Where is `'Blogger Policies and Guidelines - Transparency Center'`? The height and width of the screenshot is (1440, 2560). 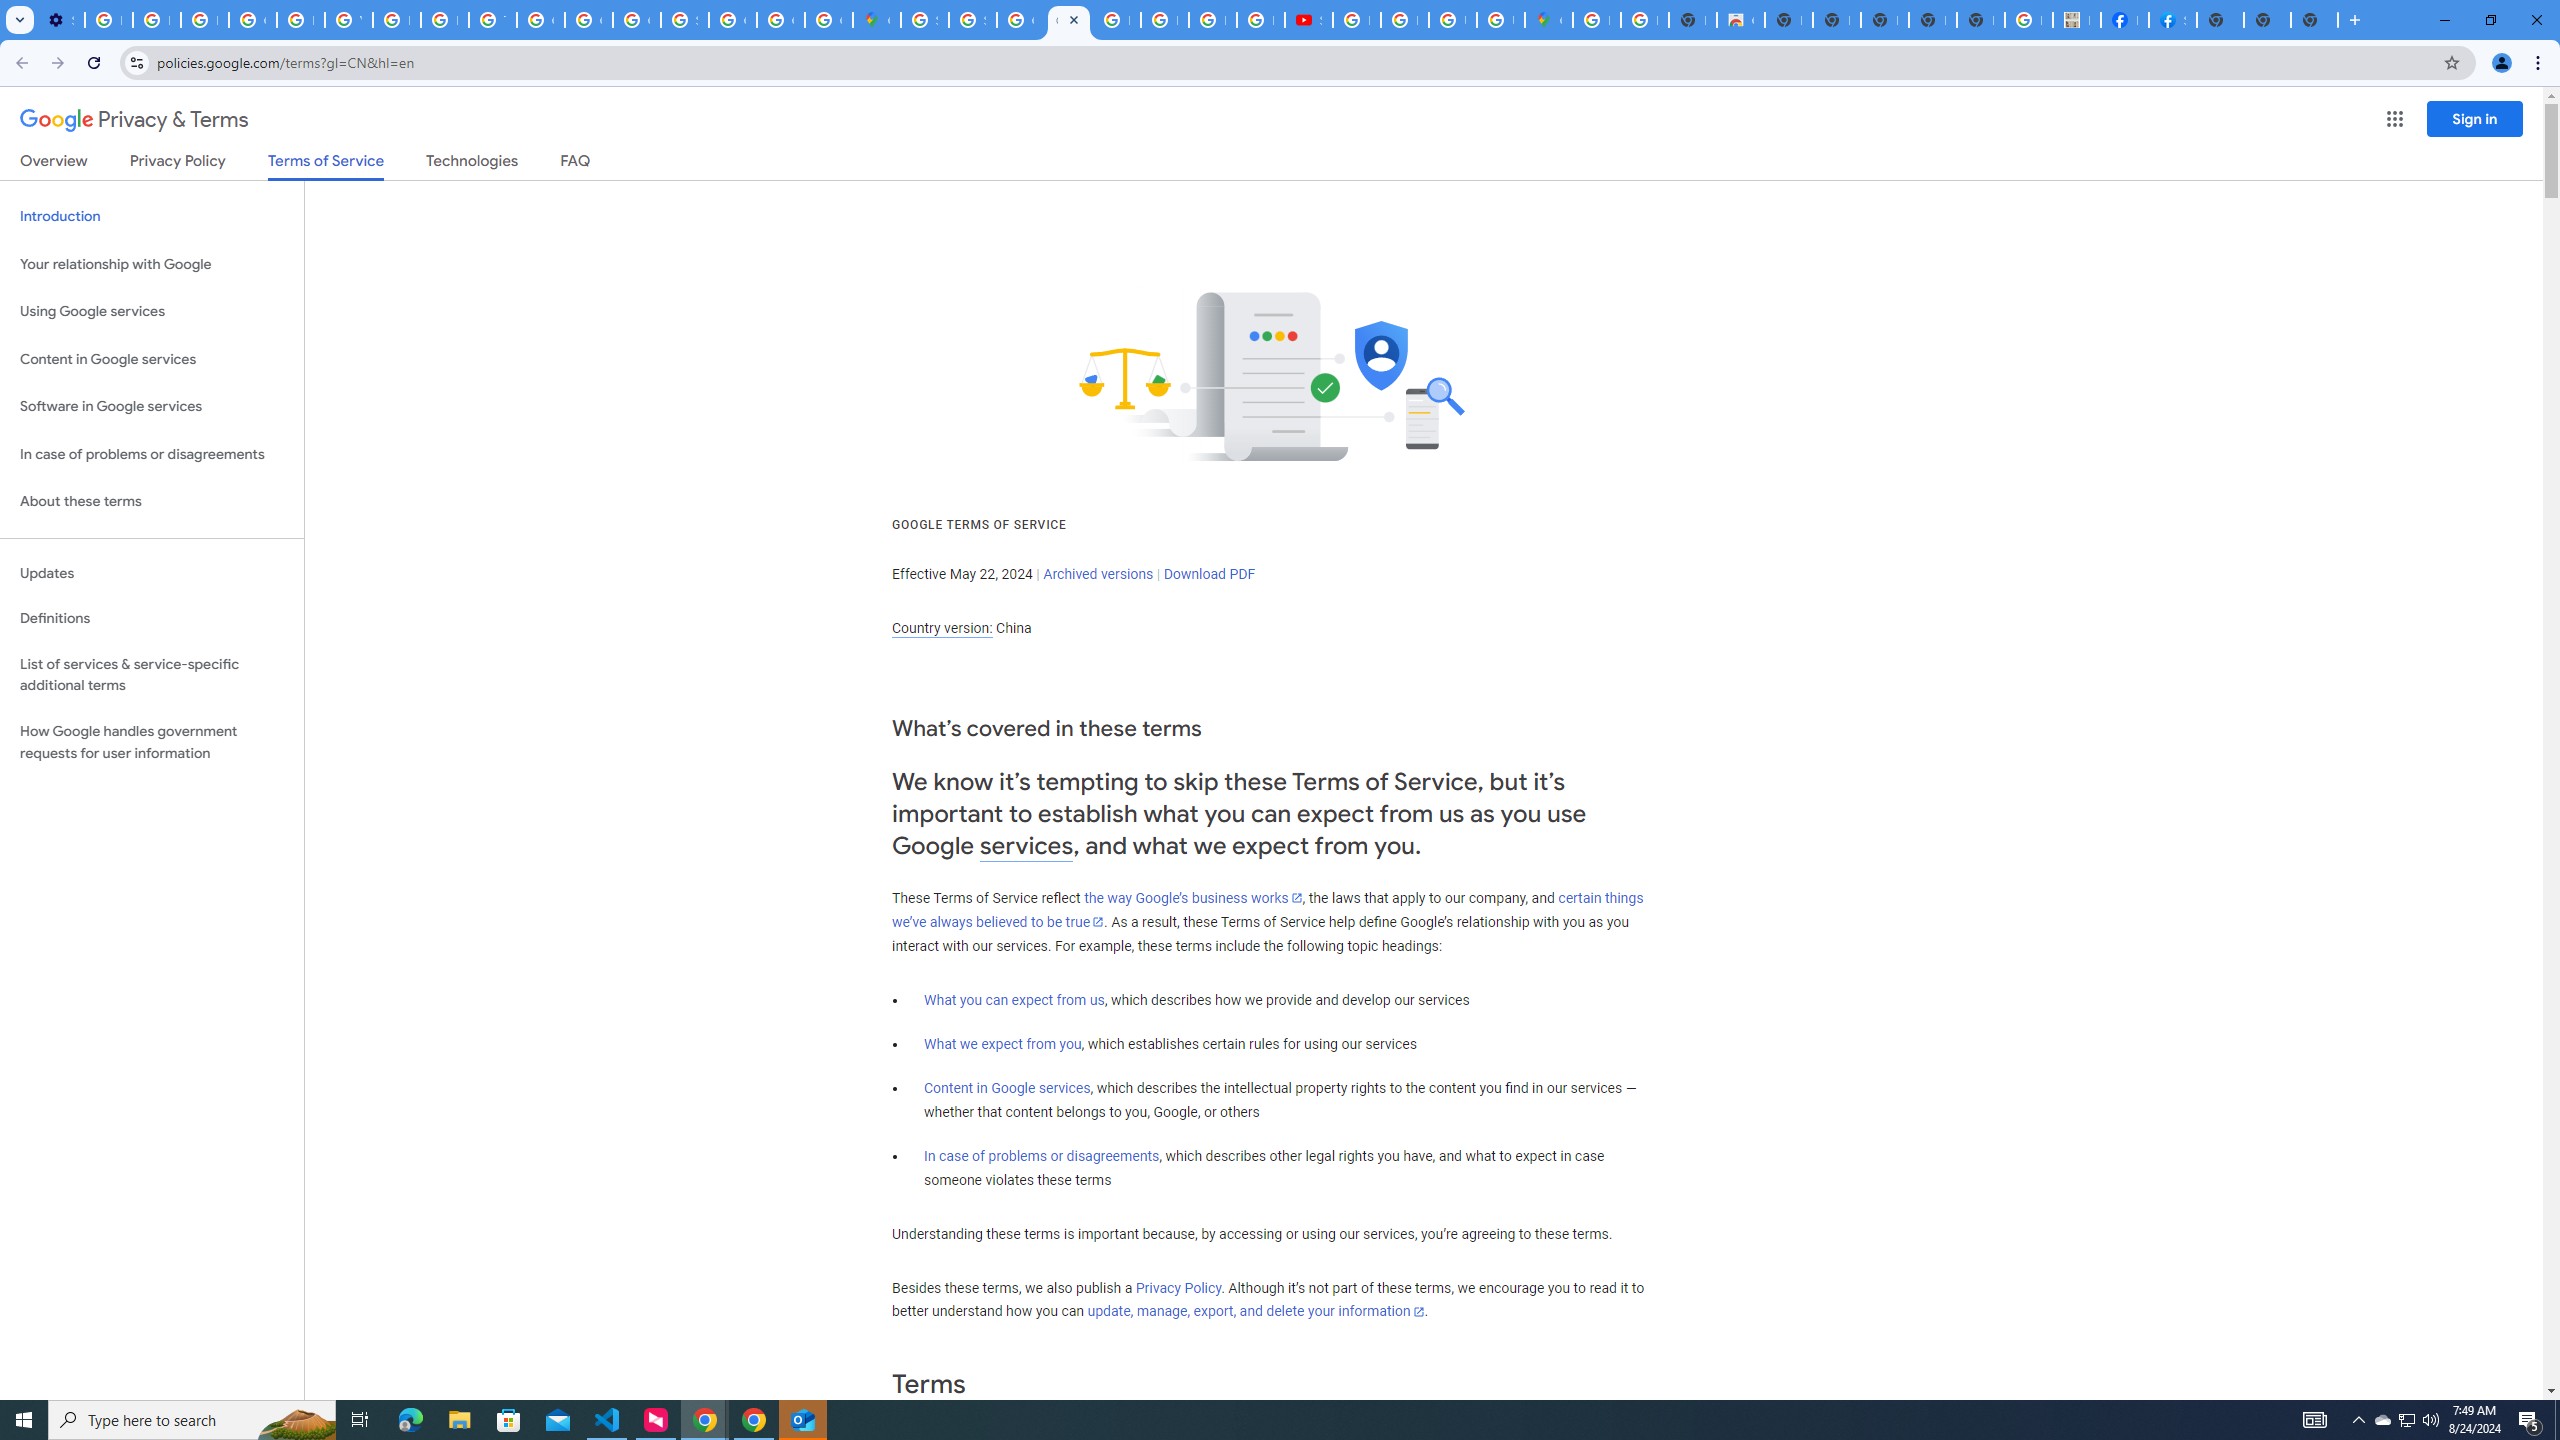
'Blogger Policies and Guidelines - Transparency Center' is located at coordinates (1116, 19).